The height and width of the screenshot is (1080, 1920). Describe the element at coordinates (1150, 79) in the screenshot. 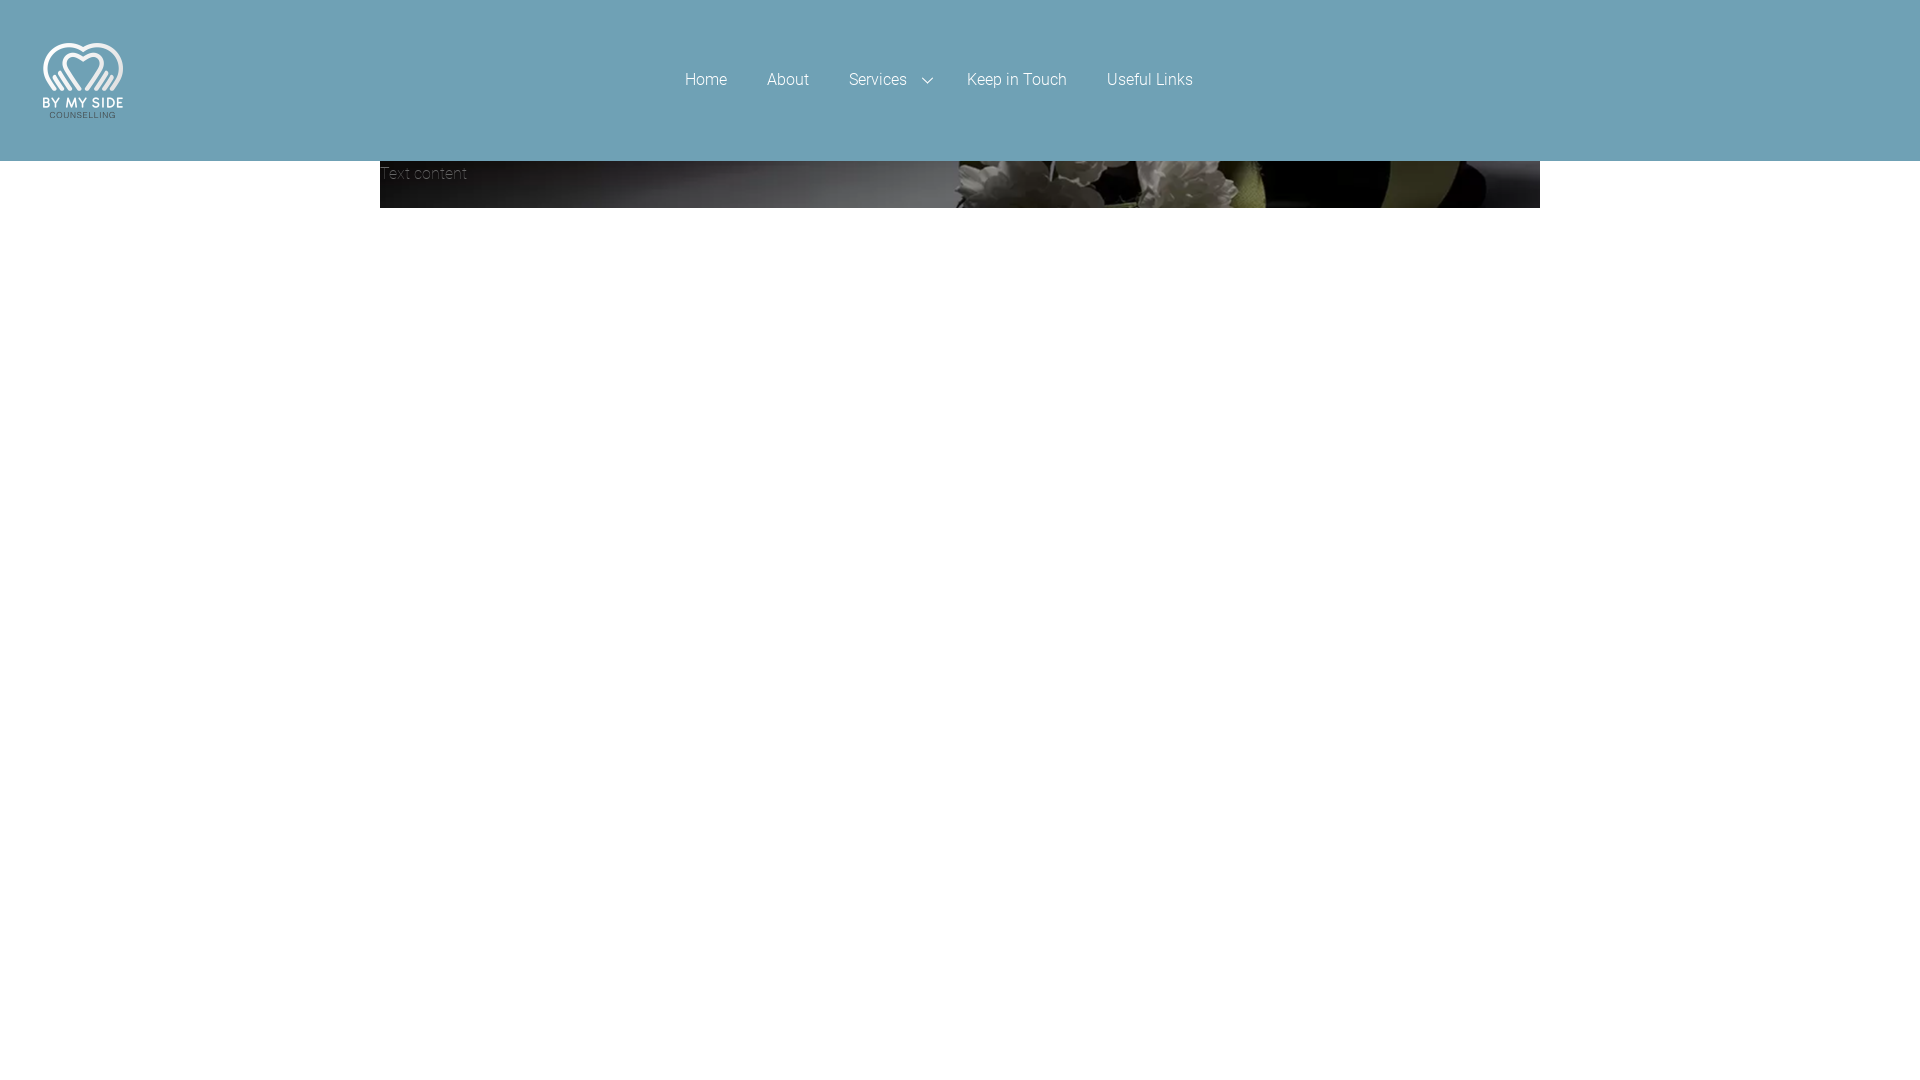

I see `'Useful Links'` at that location.